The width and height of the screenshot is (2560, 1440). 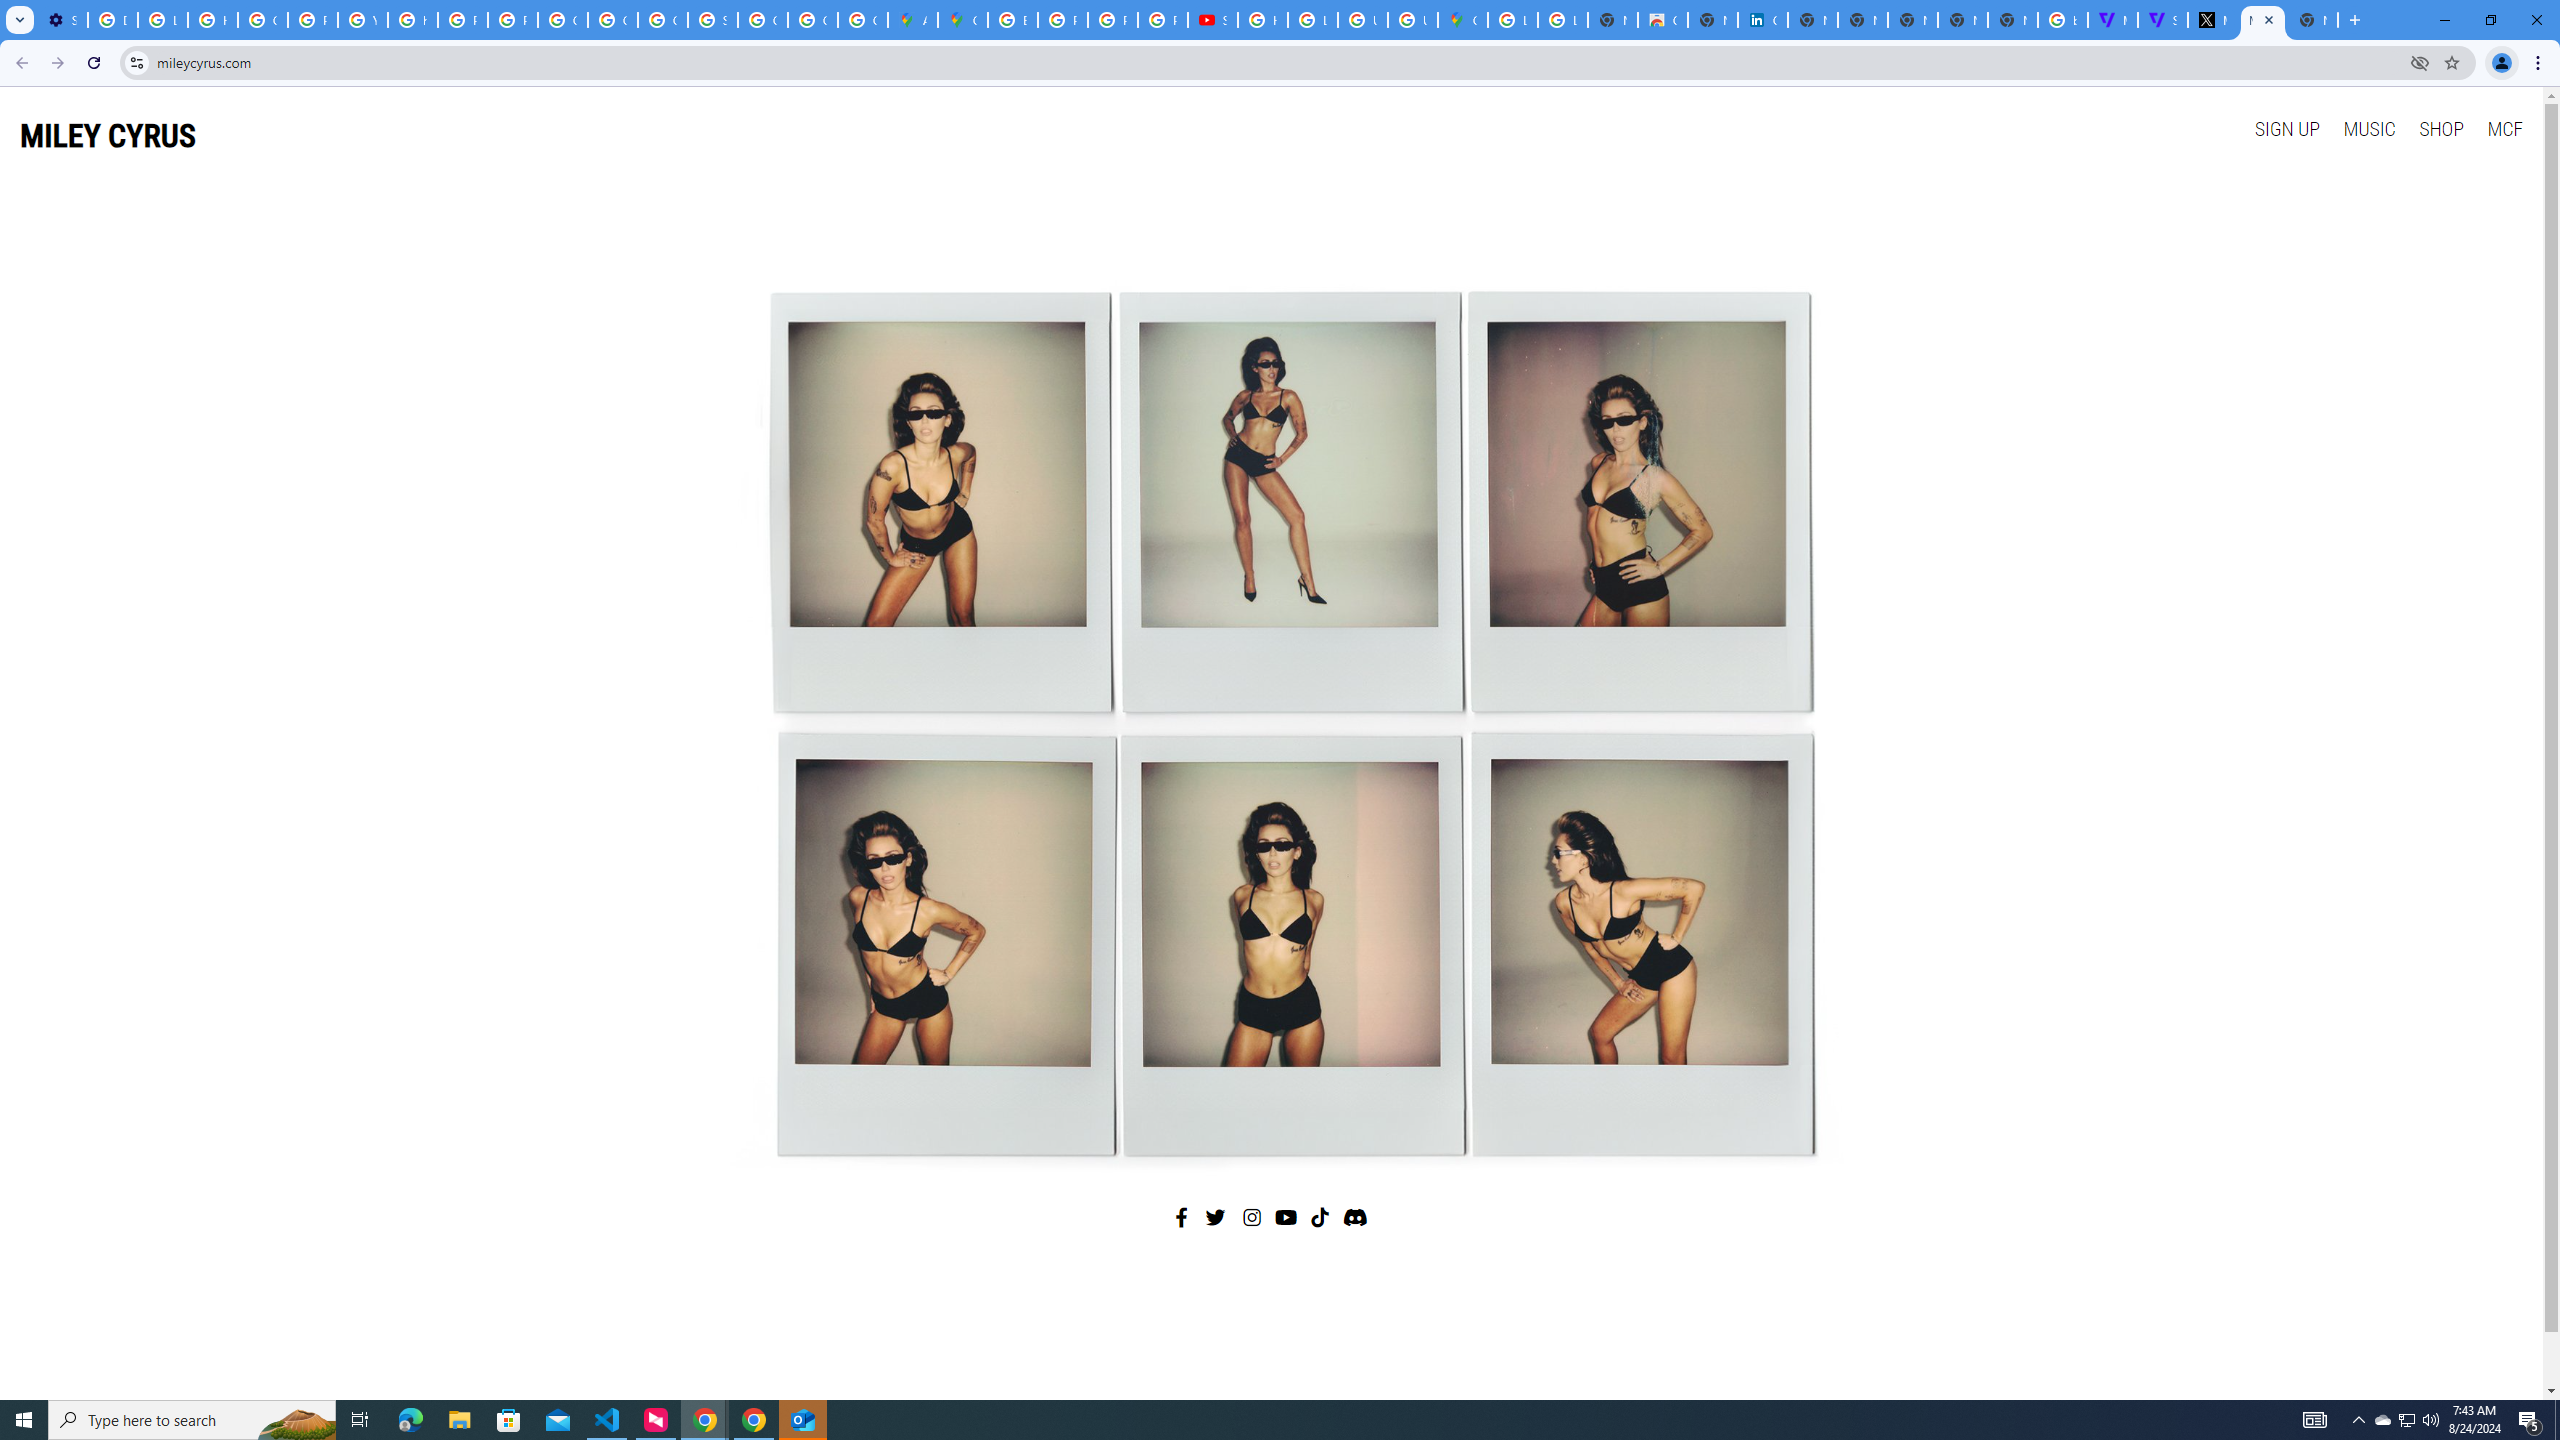 What do you see at coordinates (61, 19) in the screenshot?
I see `'Settings - Customize profile'` at bounding box center [61, 19].